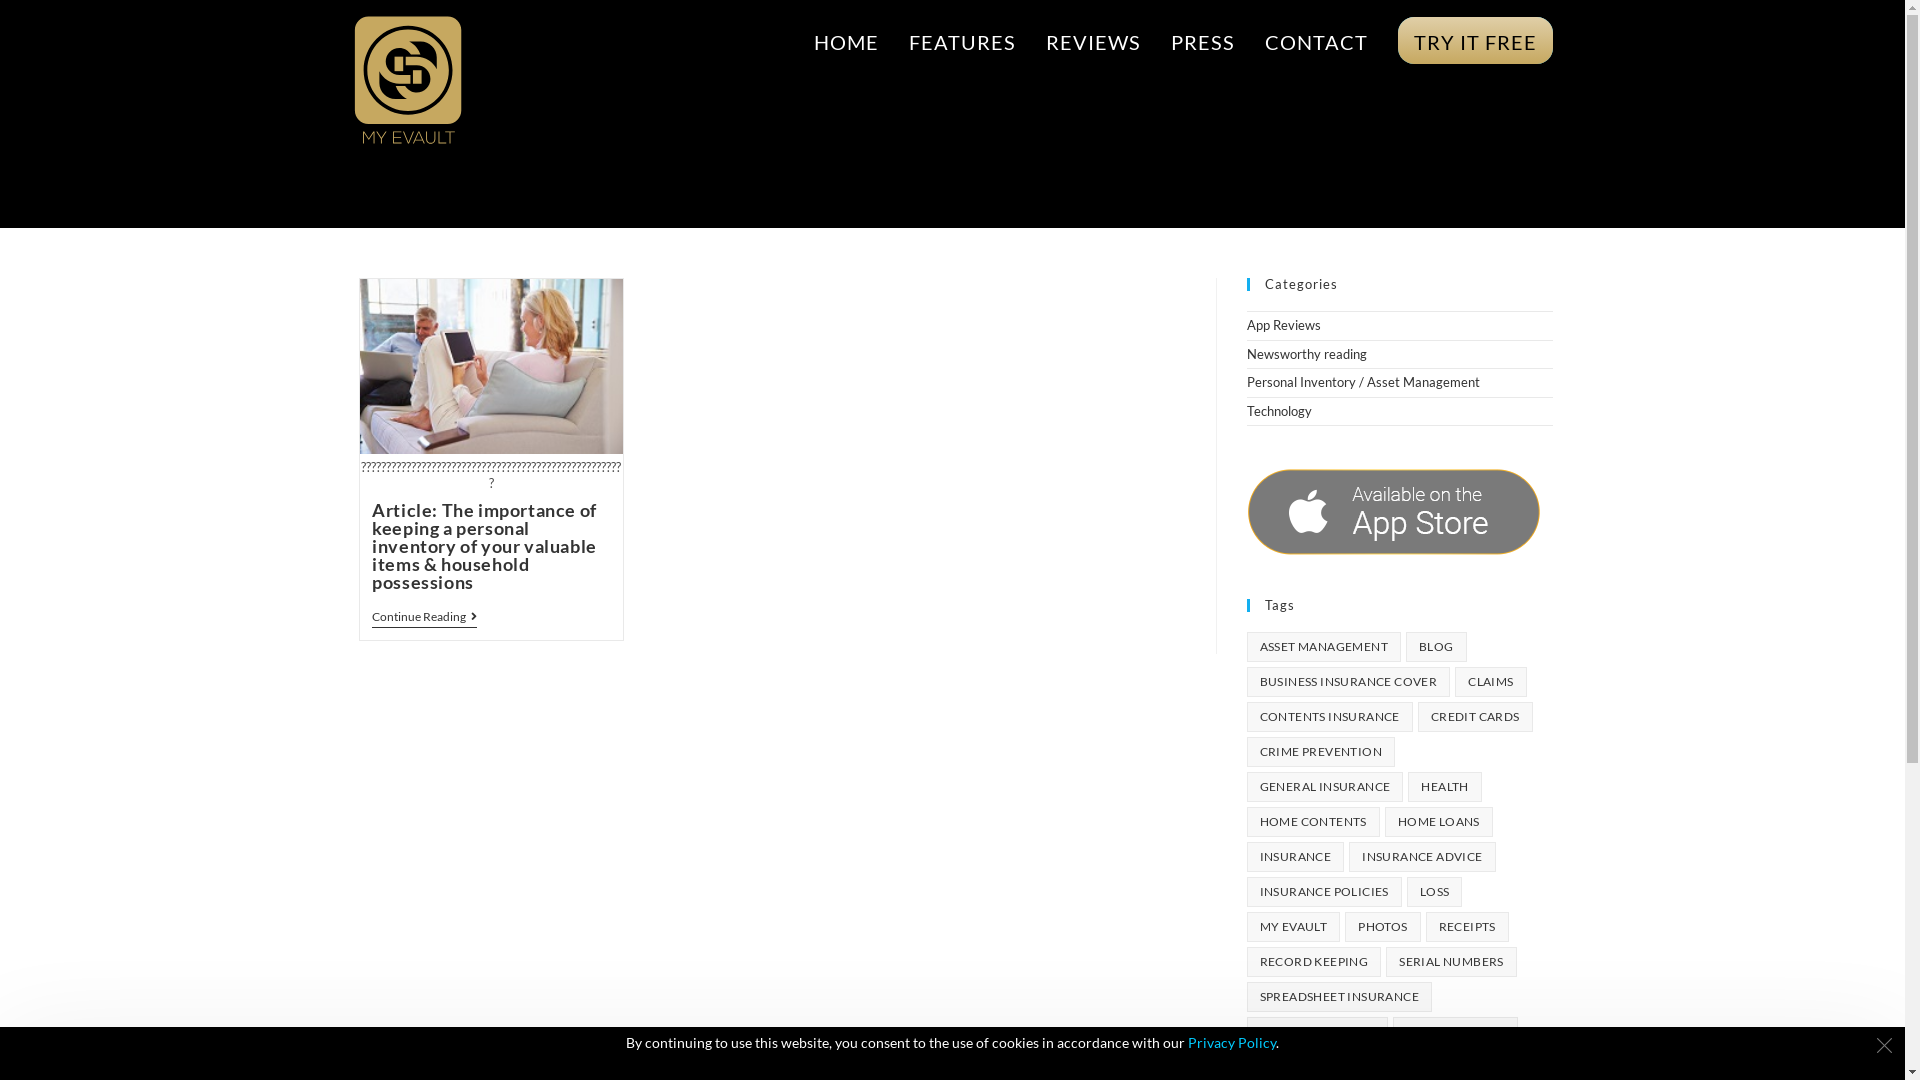 The image size is (1920, 1080). I want to click on 'TRY IT FREE', so click(1381, 42).